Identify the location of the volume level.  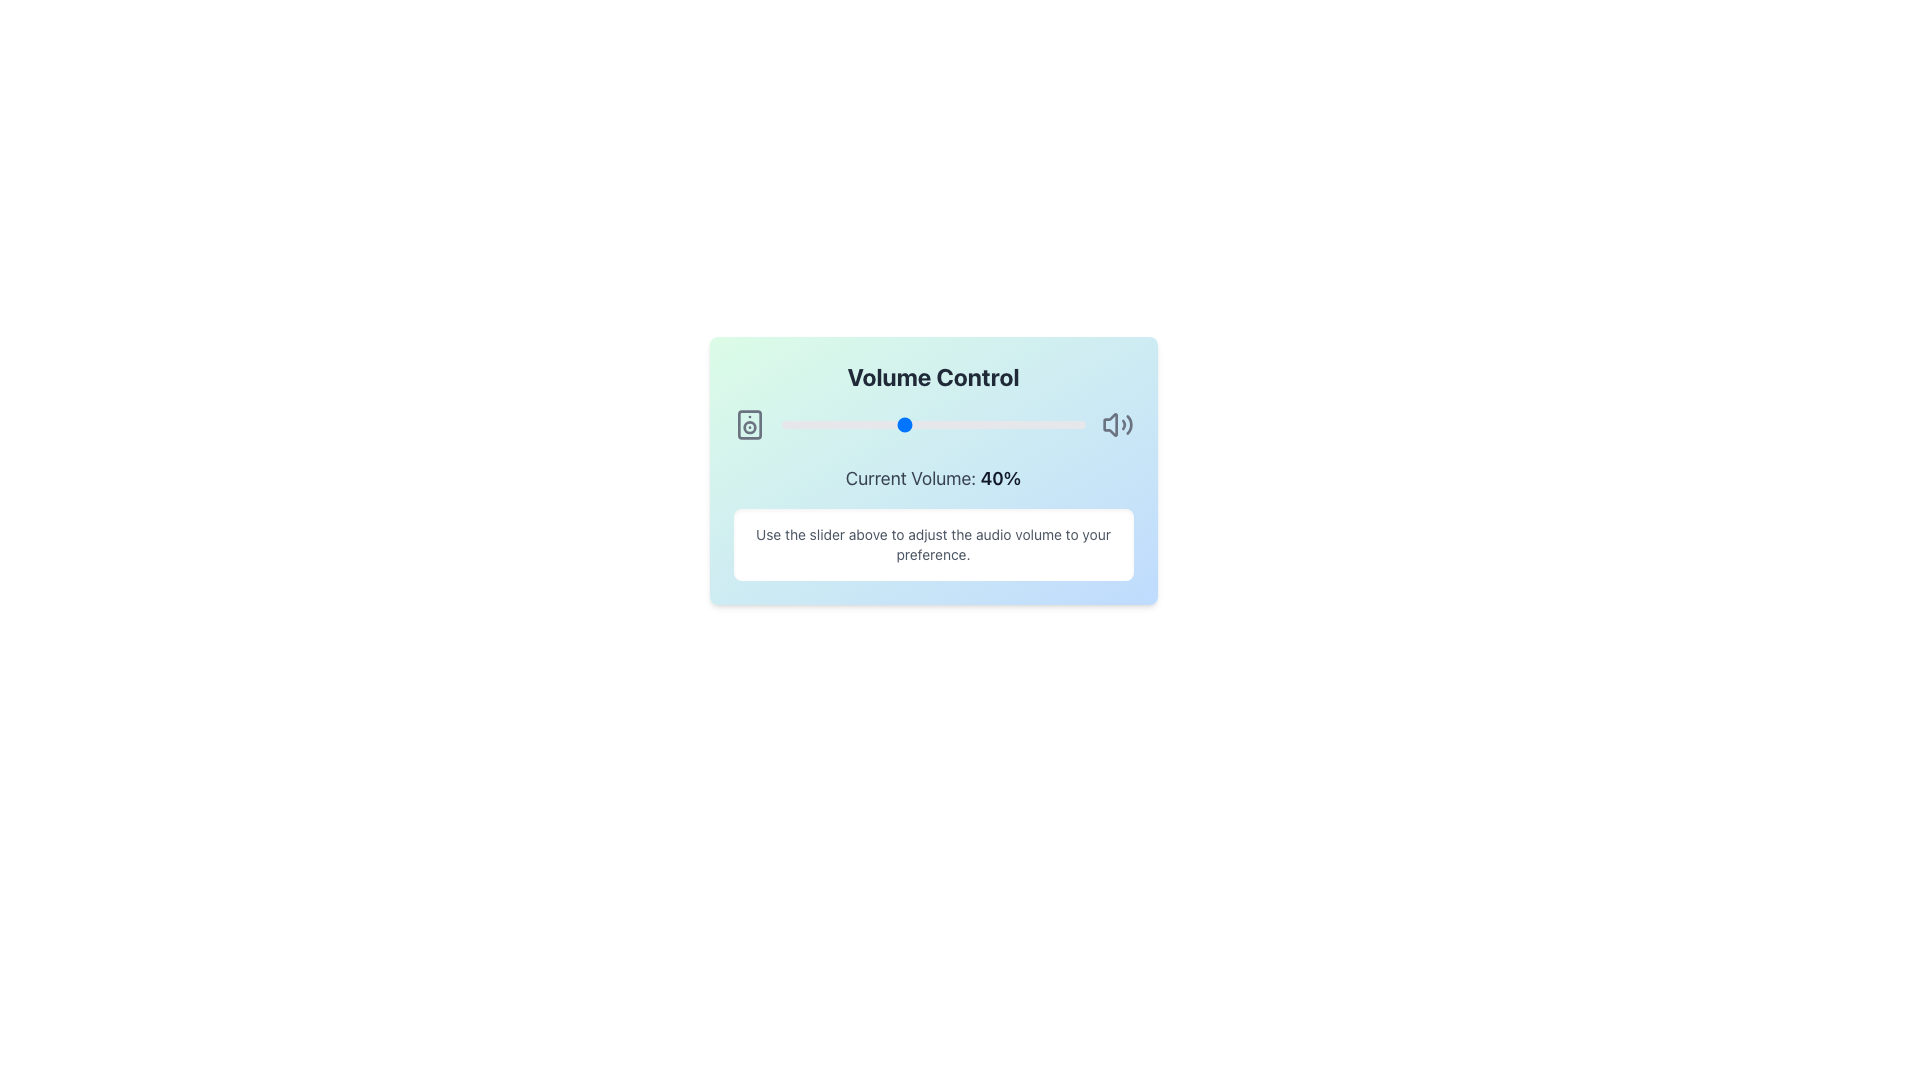
(1036, 423).